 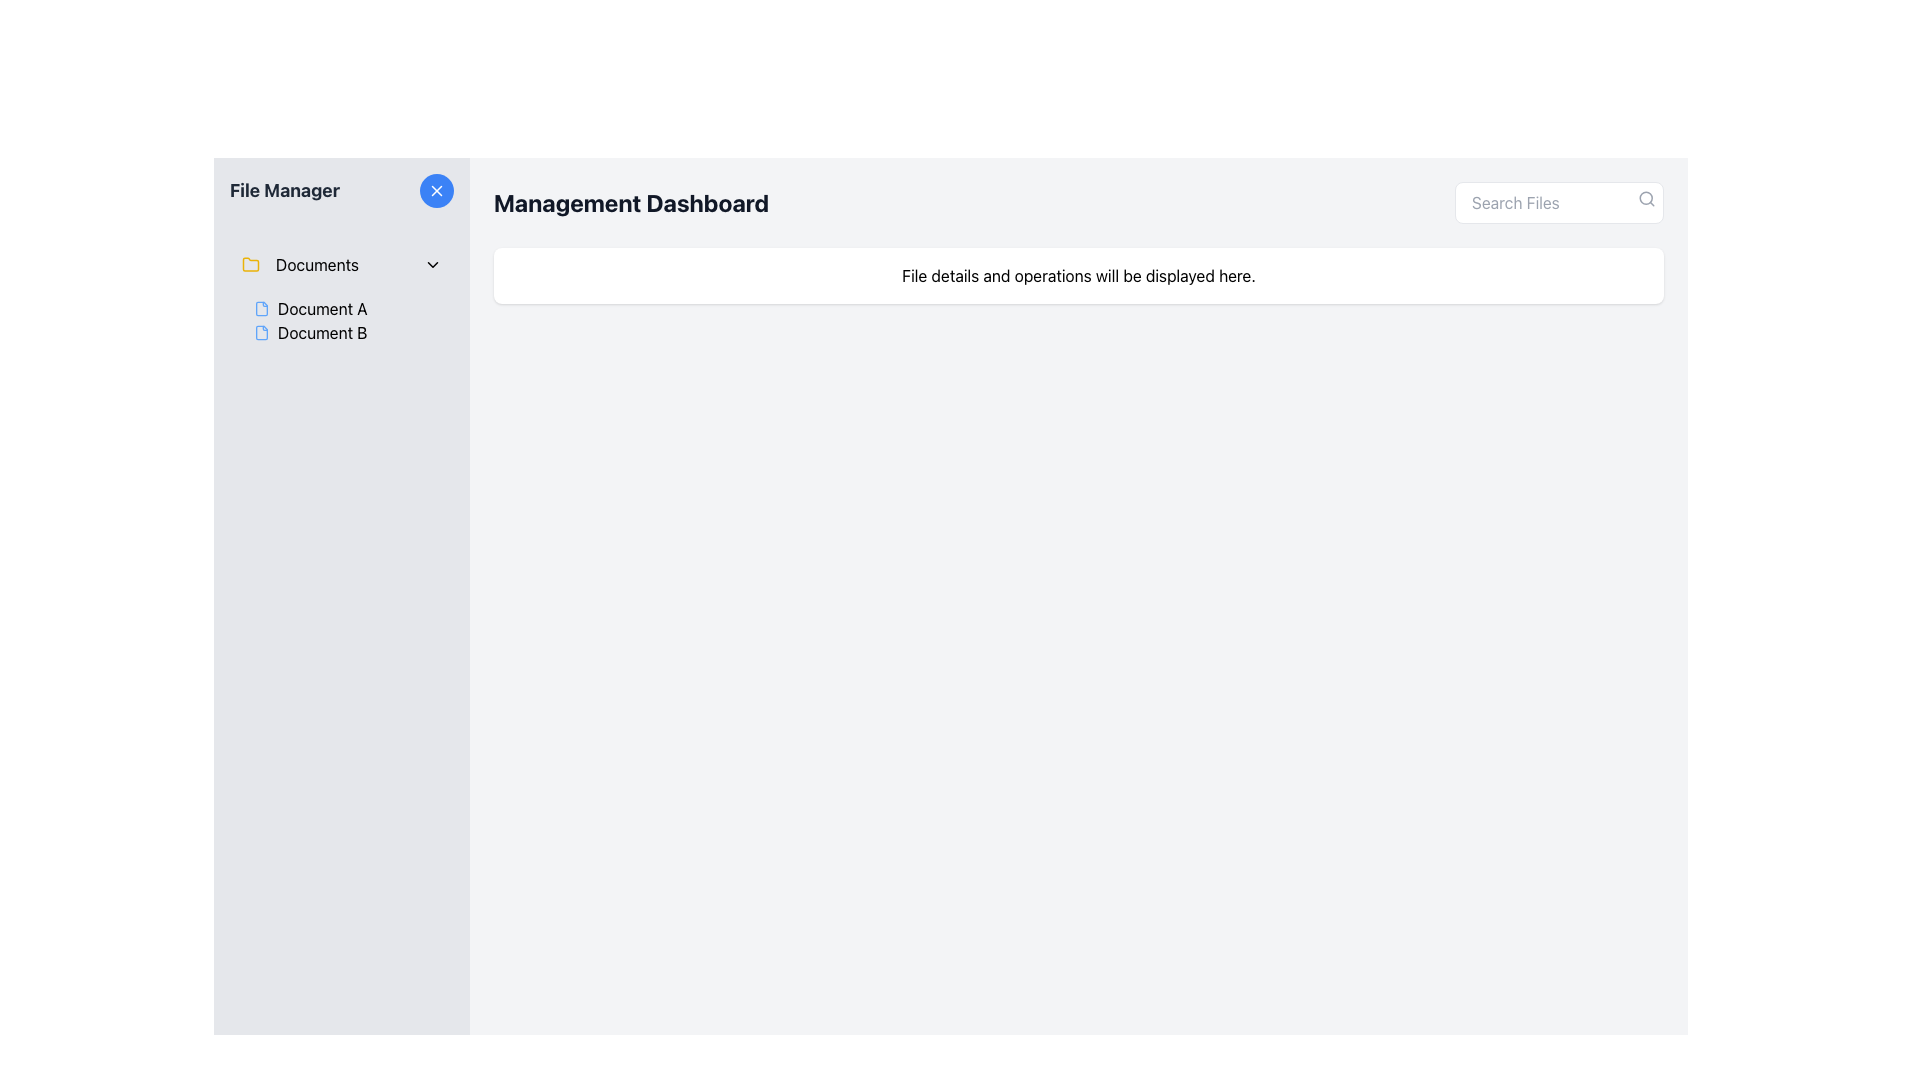 What do you see at coordinates (354, 331) in the screenshot?
I see `the 'Document B' Label with Icon` at bounding box center [354, 331].